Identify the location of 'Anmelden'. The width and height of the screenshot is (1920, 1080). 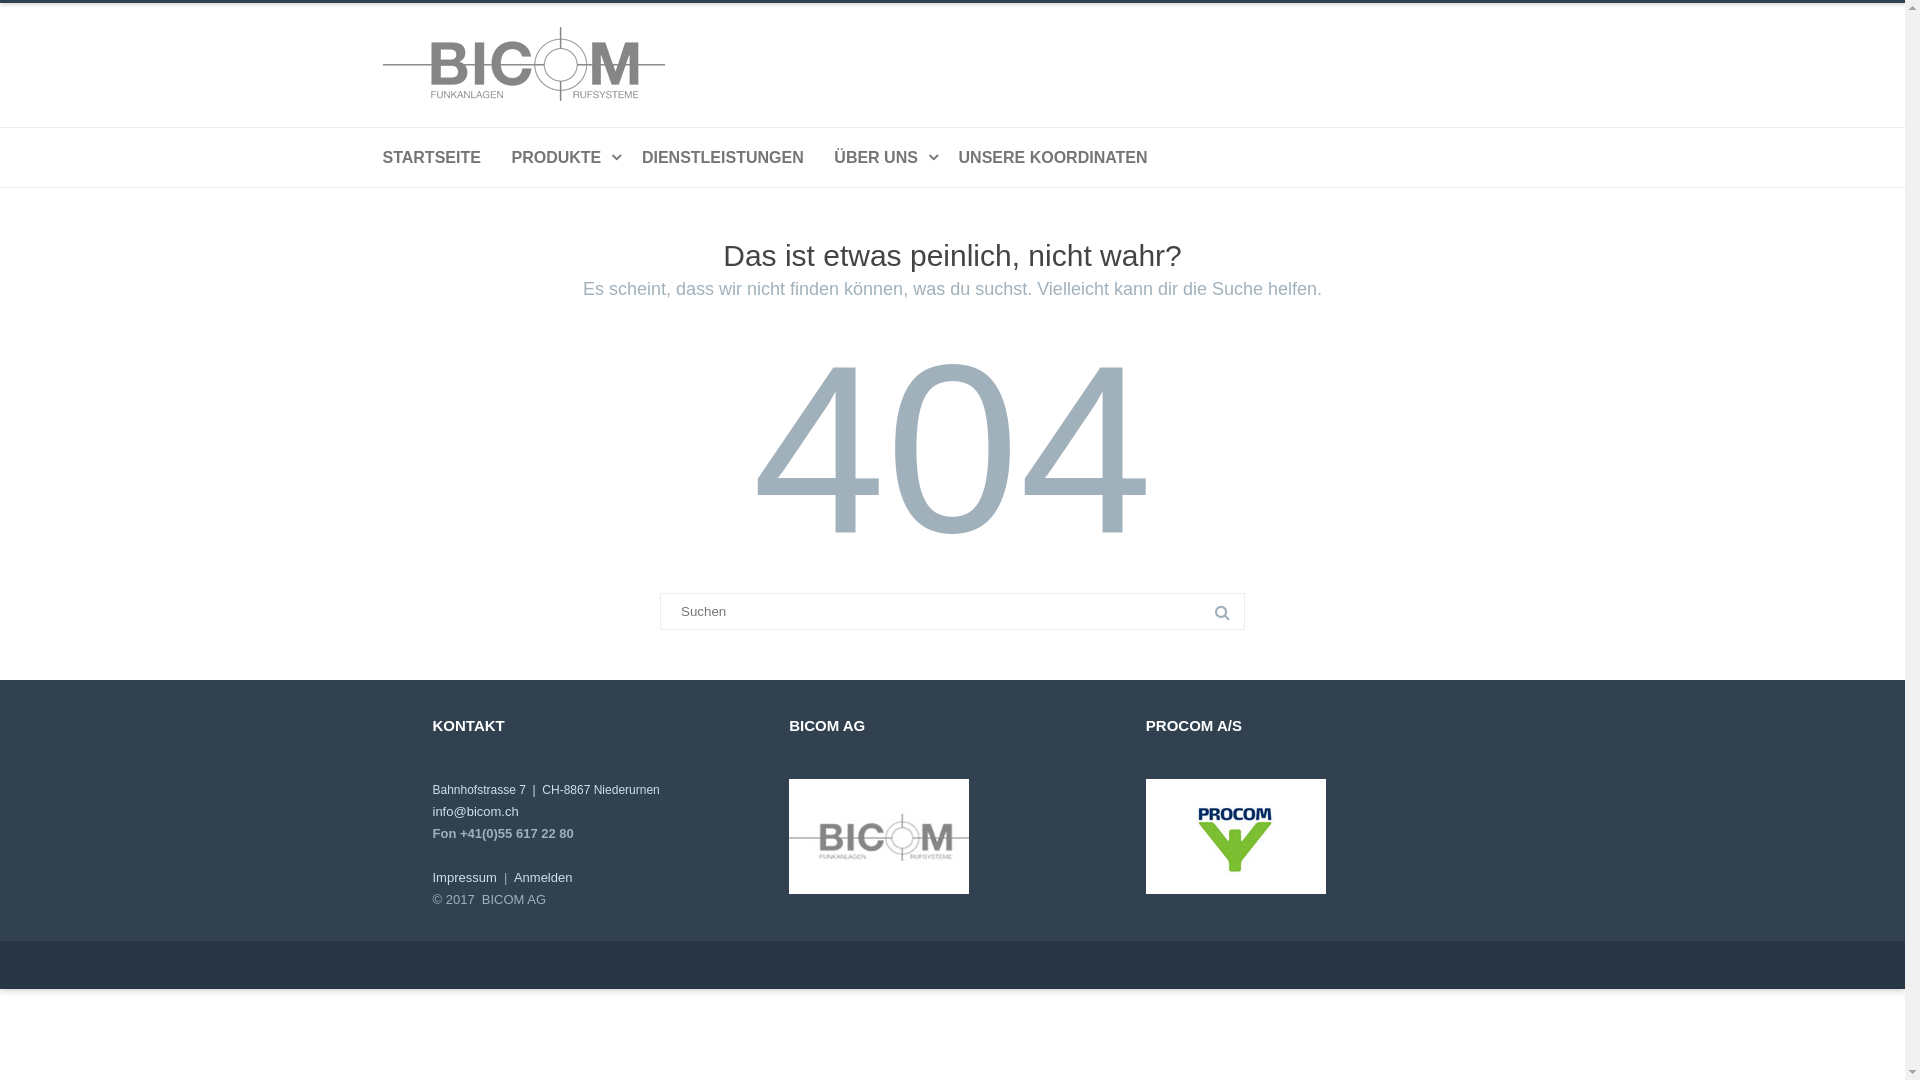
(513, 876).